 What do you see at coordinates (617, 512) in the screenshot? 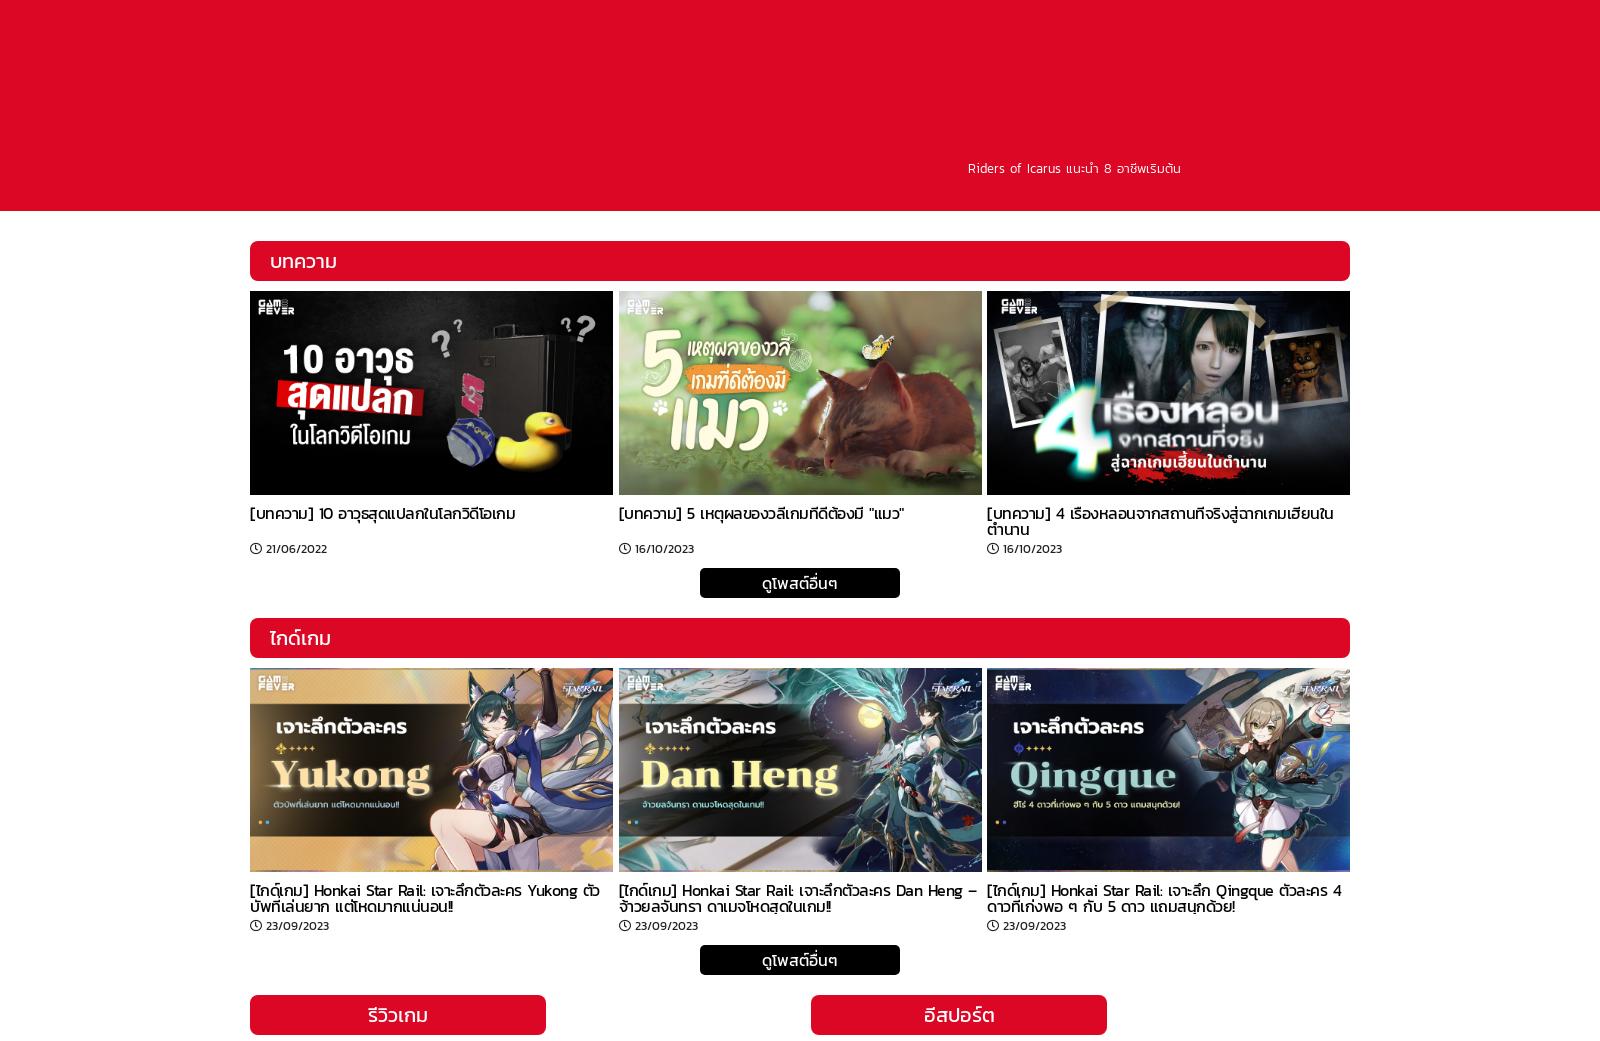
I see `'[บทความ] 5 เหตุผลของวลีเกมที่ดีต้องมี "แมว"'` at bounding box center [617, 512].